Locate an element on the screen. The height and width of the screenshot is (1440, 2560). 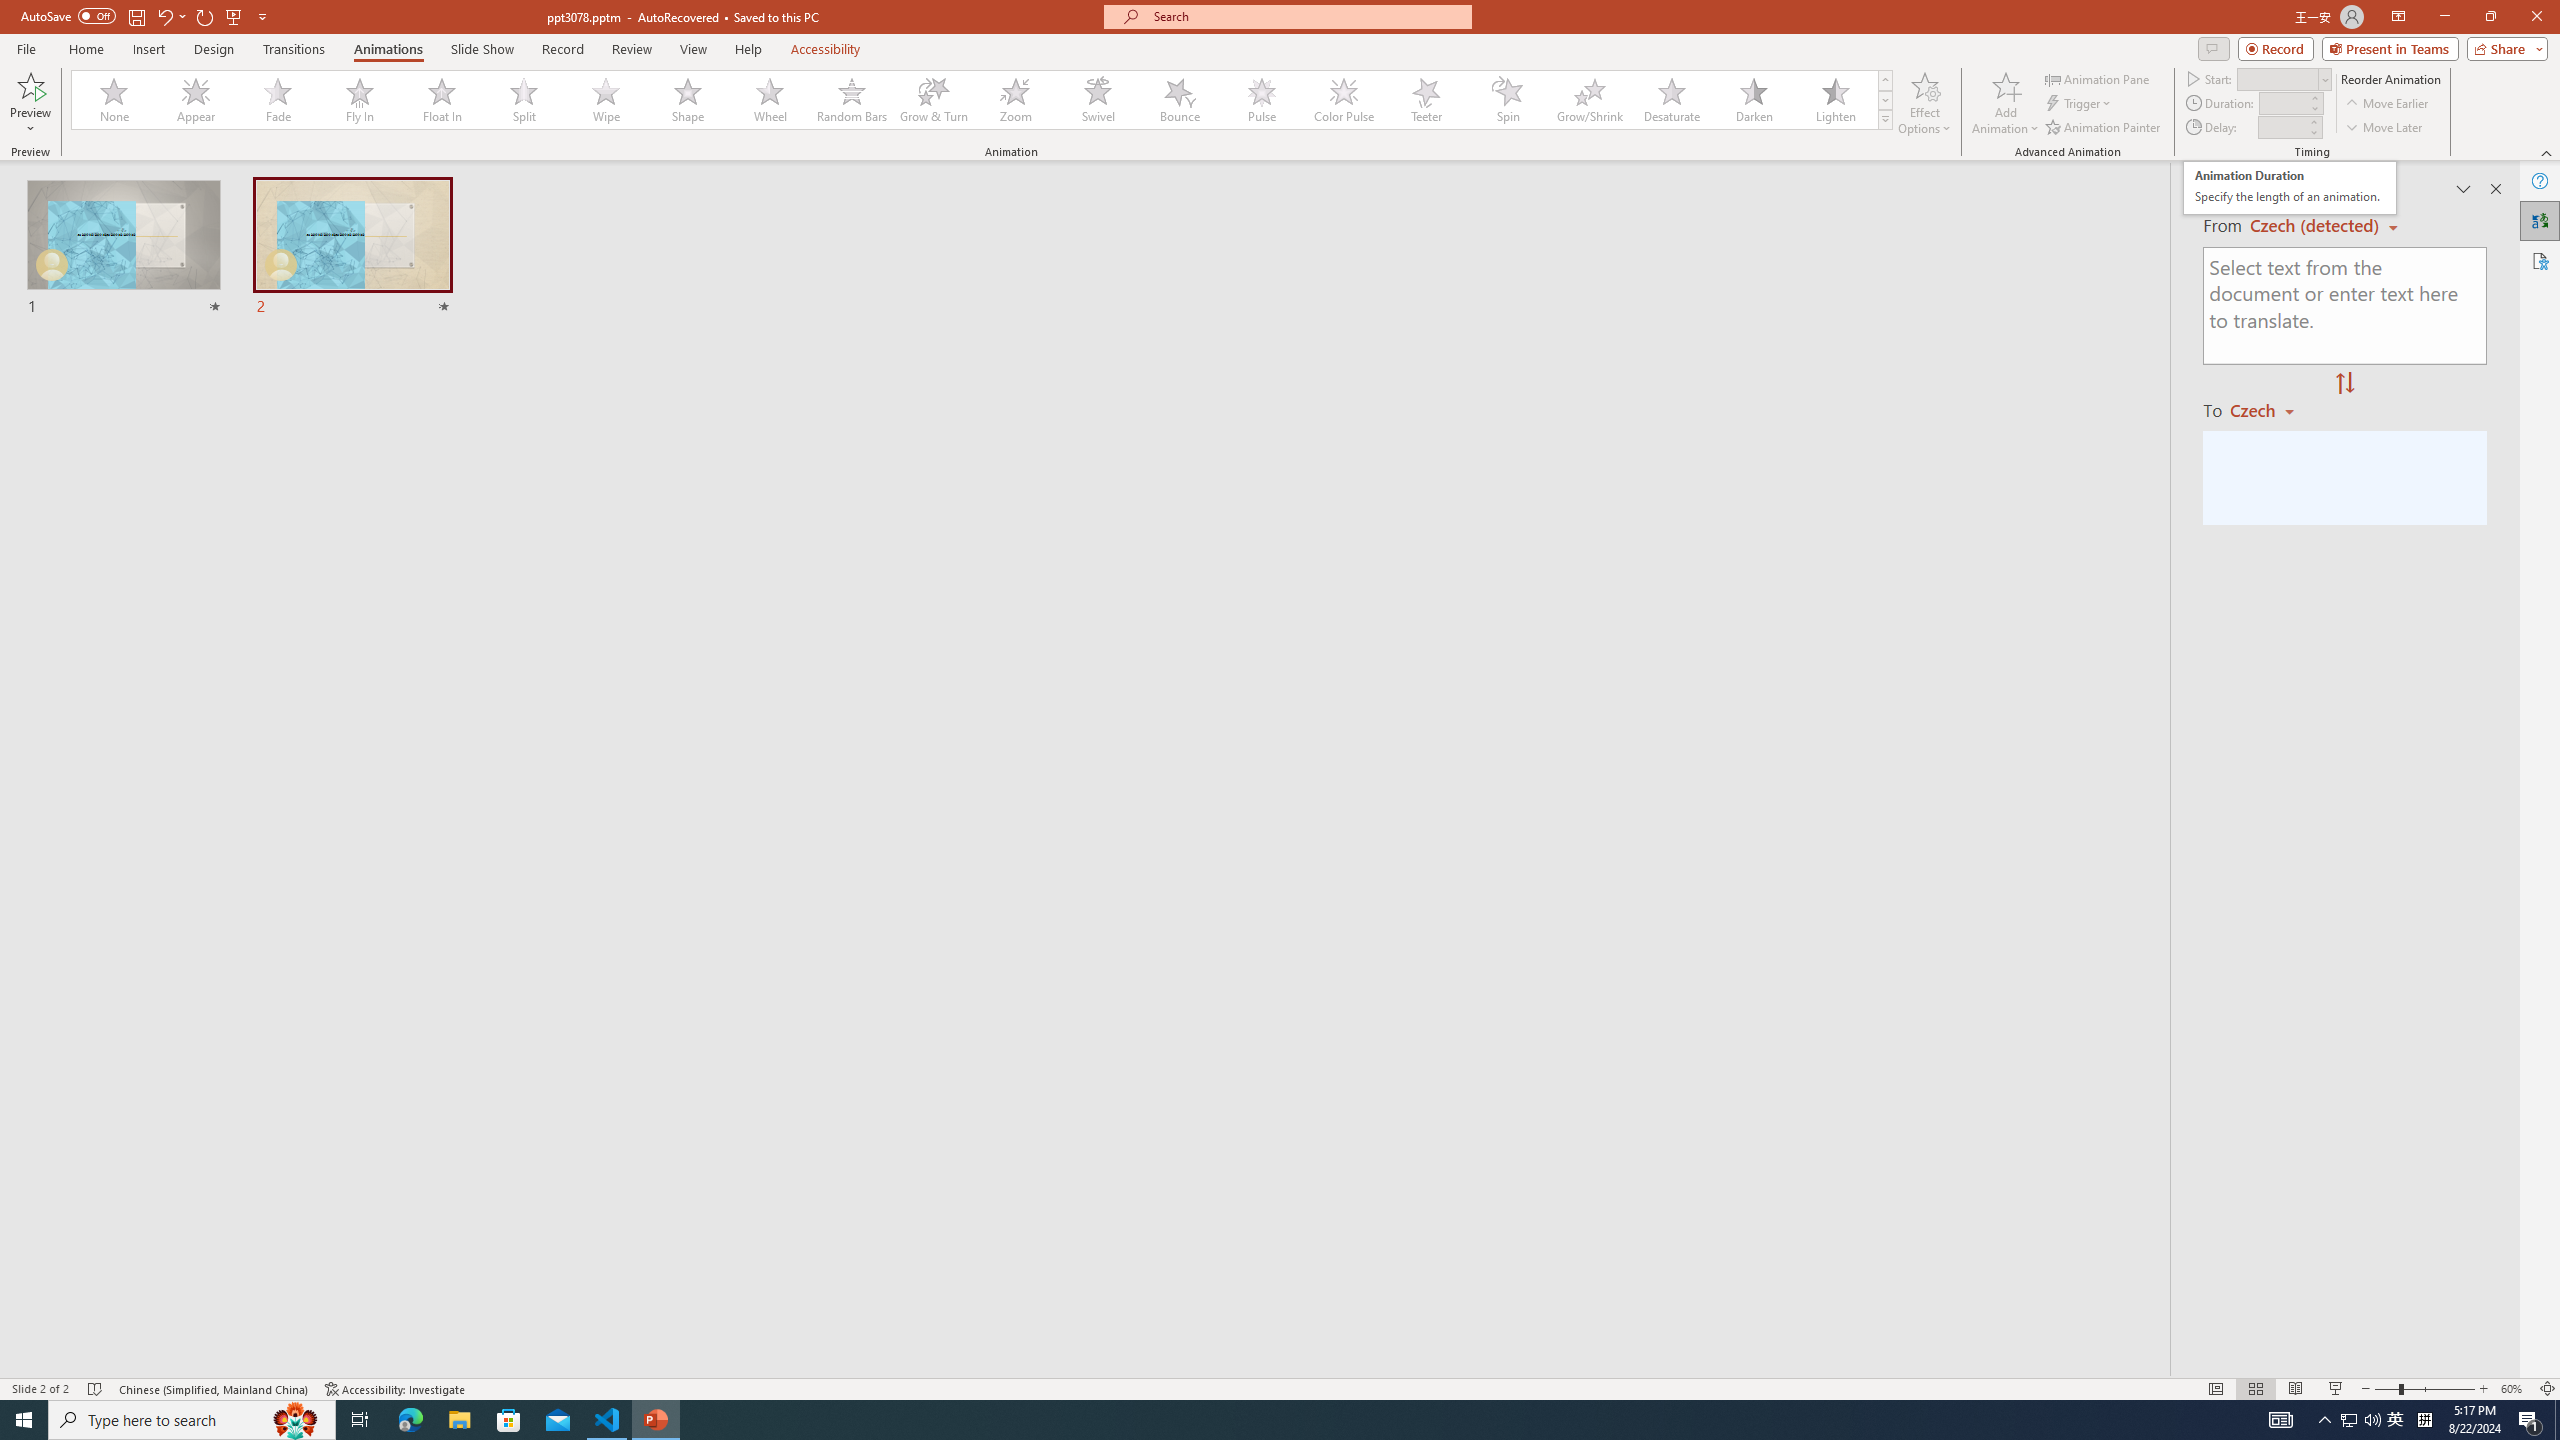
'Fly In' is located at coordinates (359, 99).